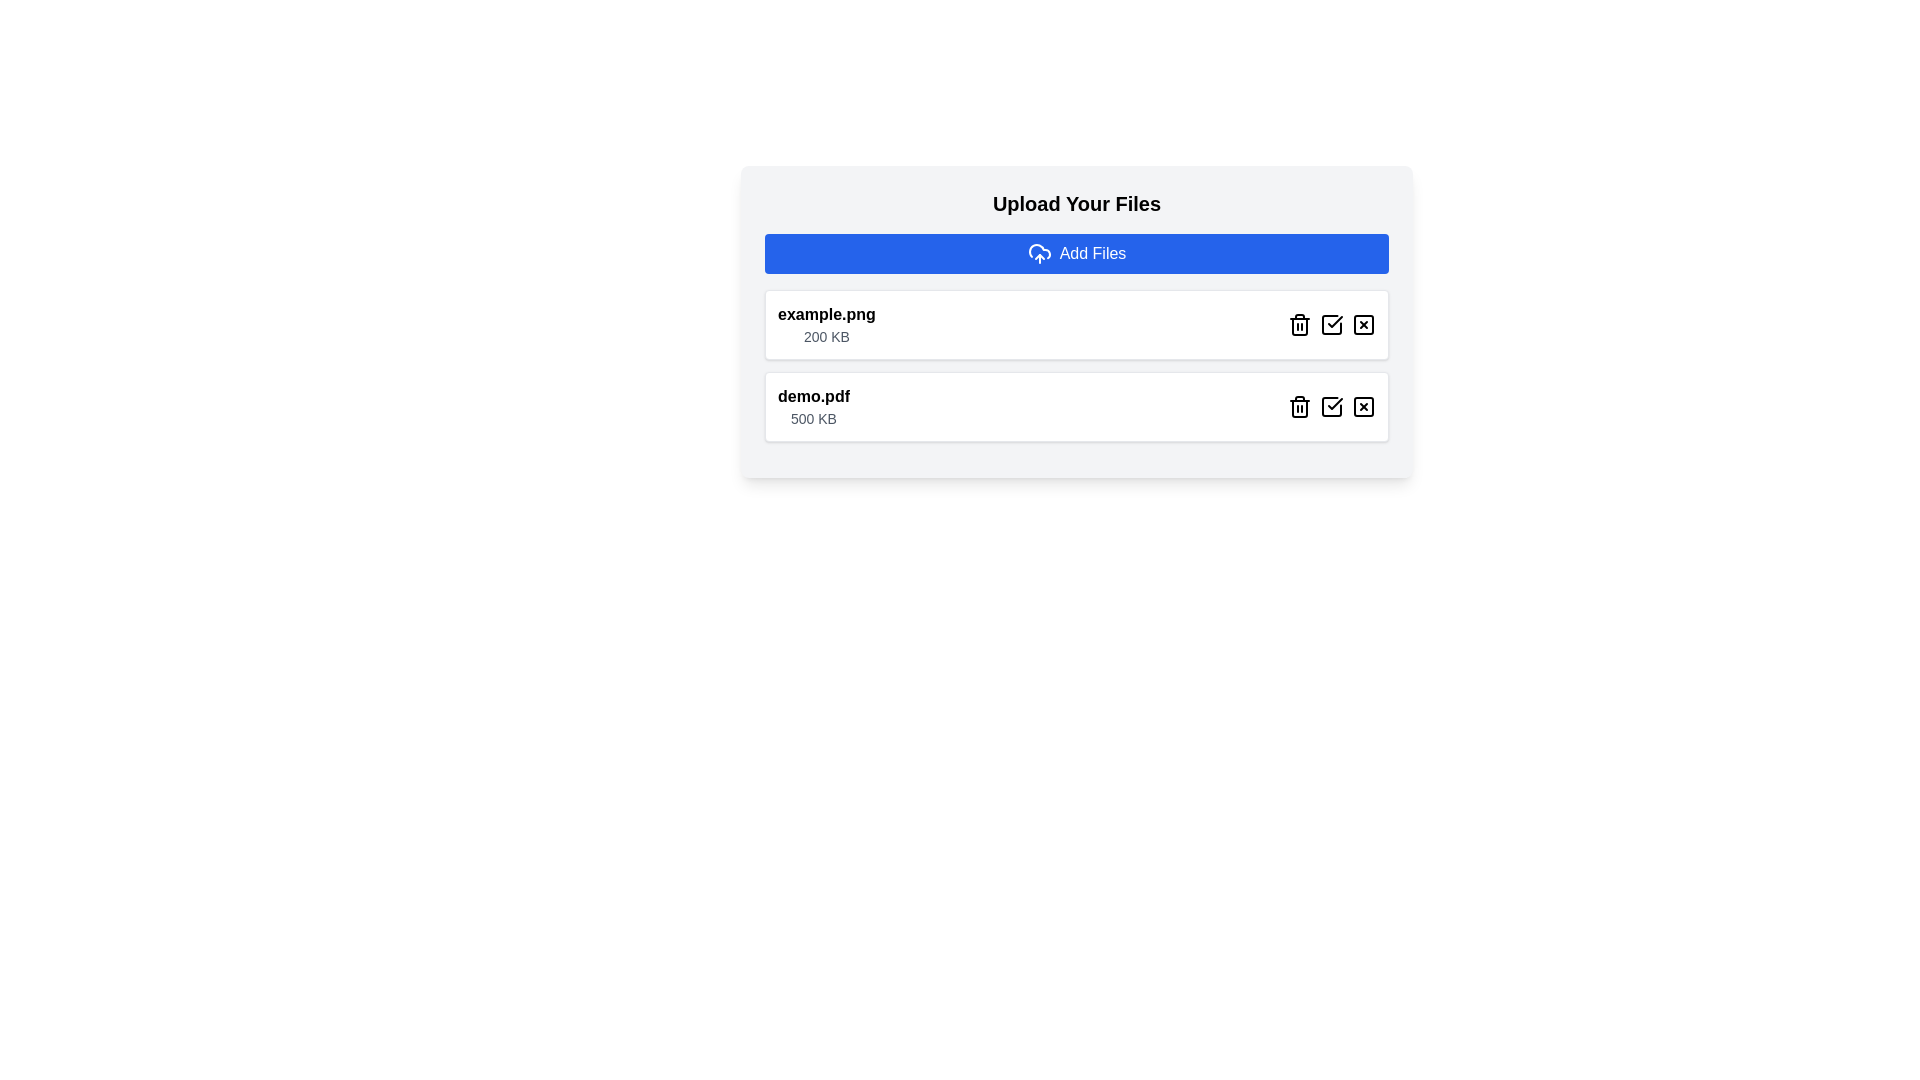 The image size is (1920, 1080). What do you see at coordinates (1331, 323) in the screenshot?
I see `the square-shaped checkbox with a checkmark inside, which is the second element from the left in its group` at bounding box center [1331, 323].